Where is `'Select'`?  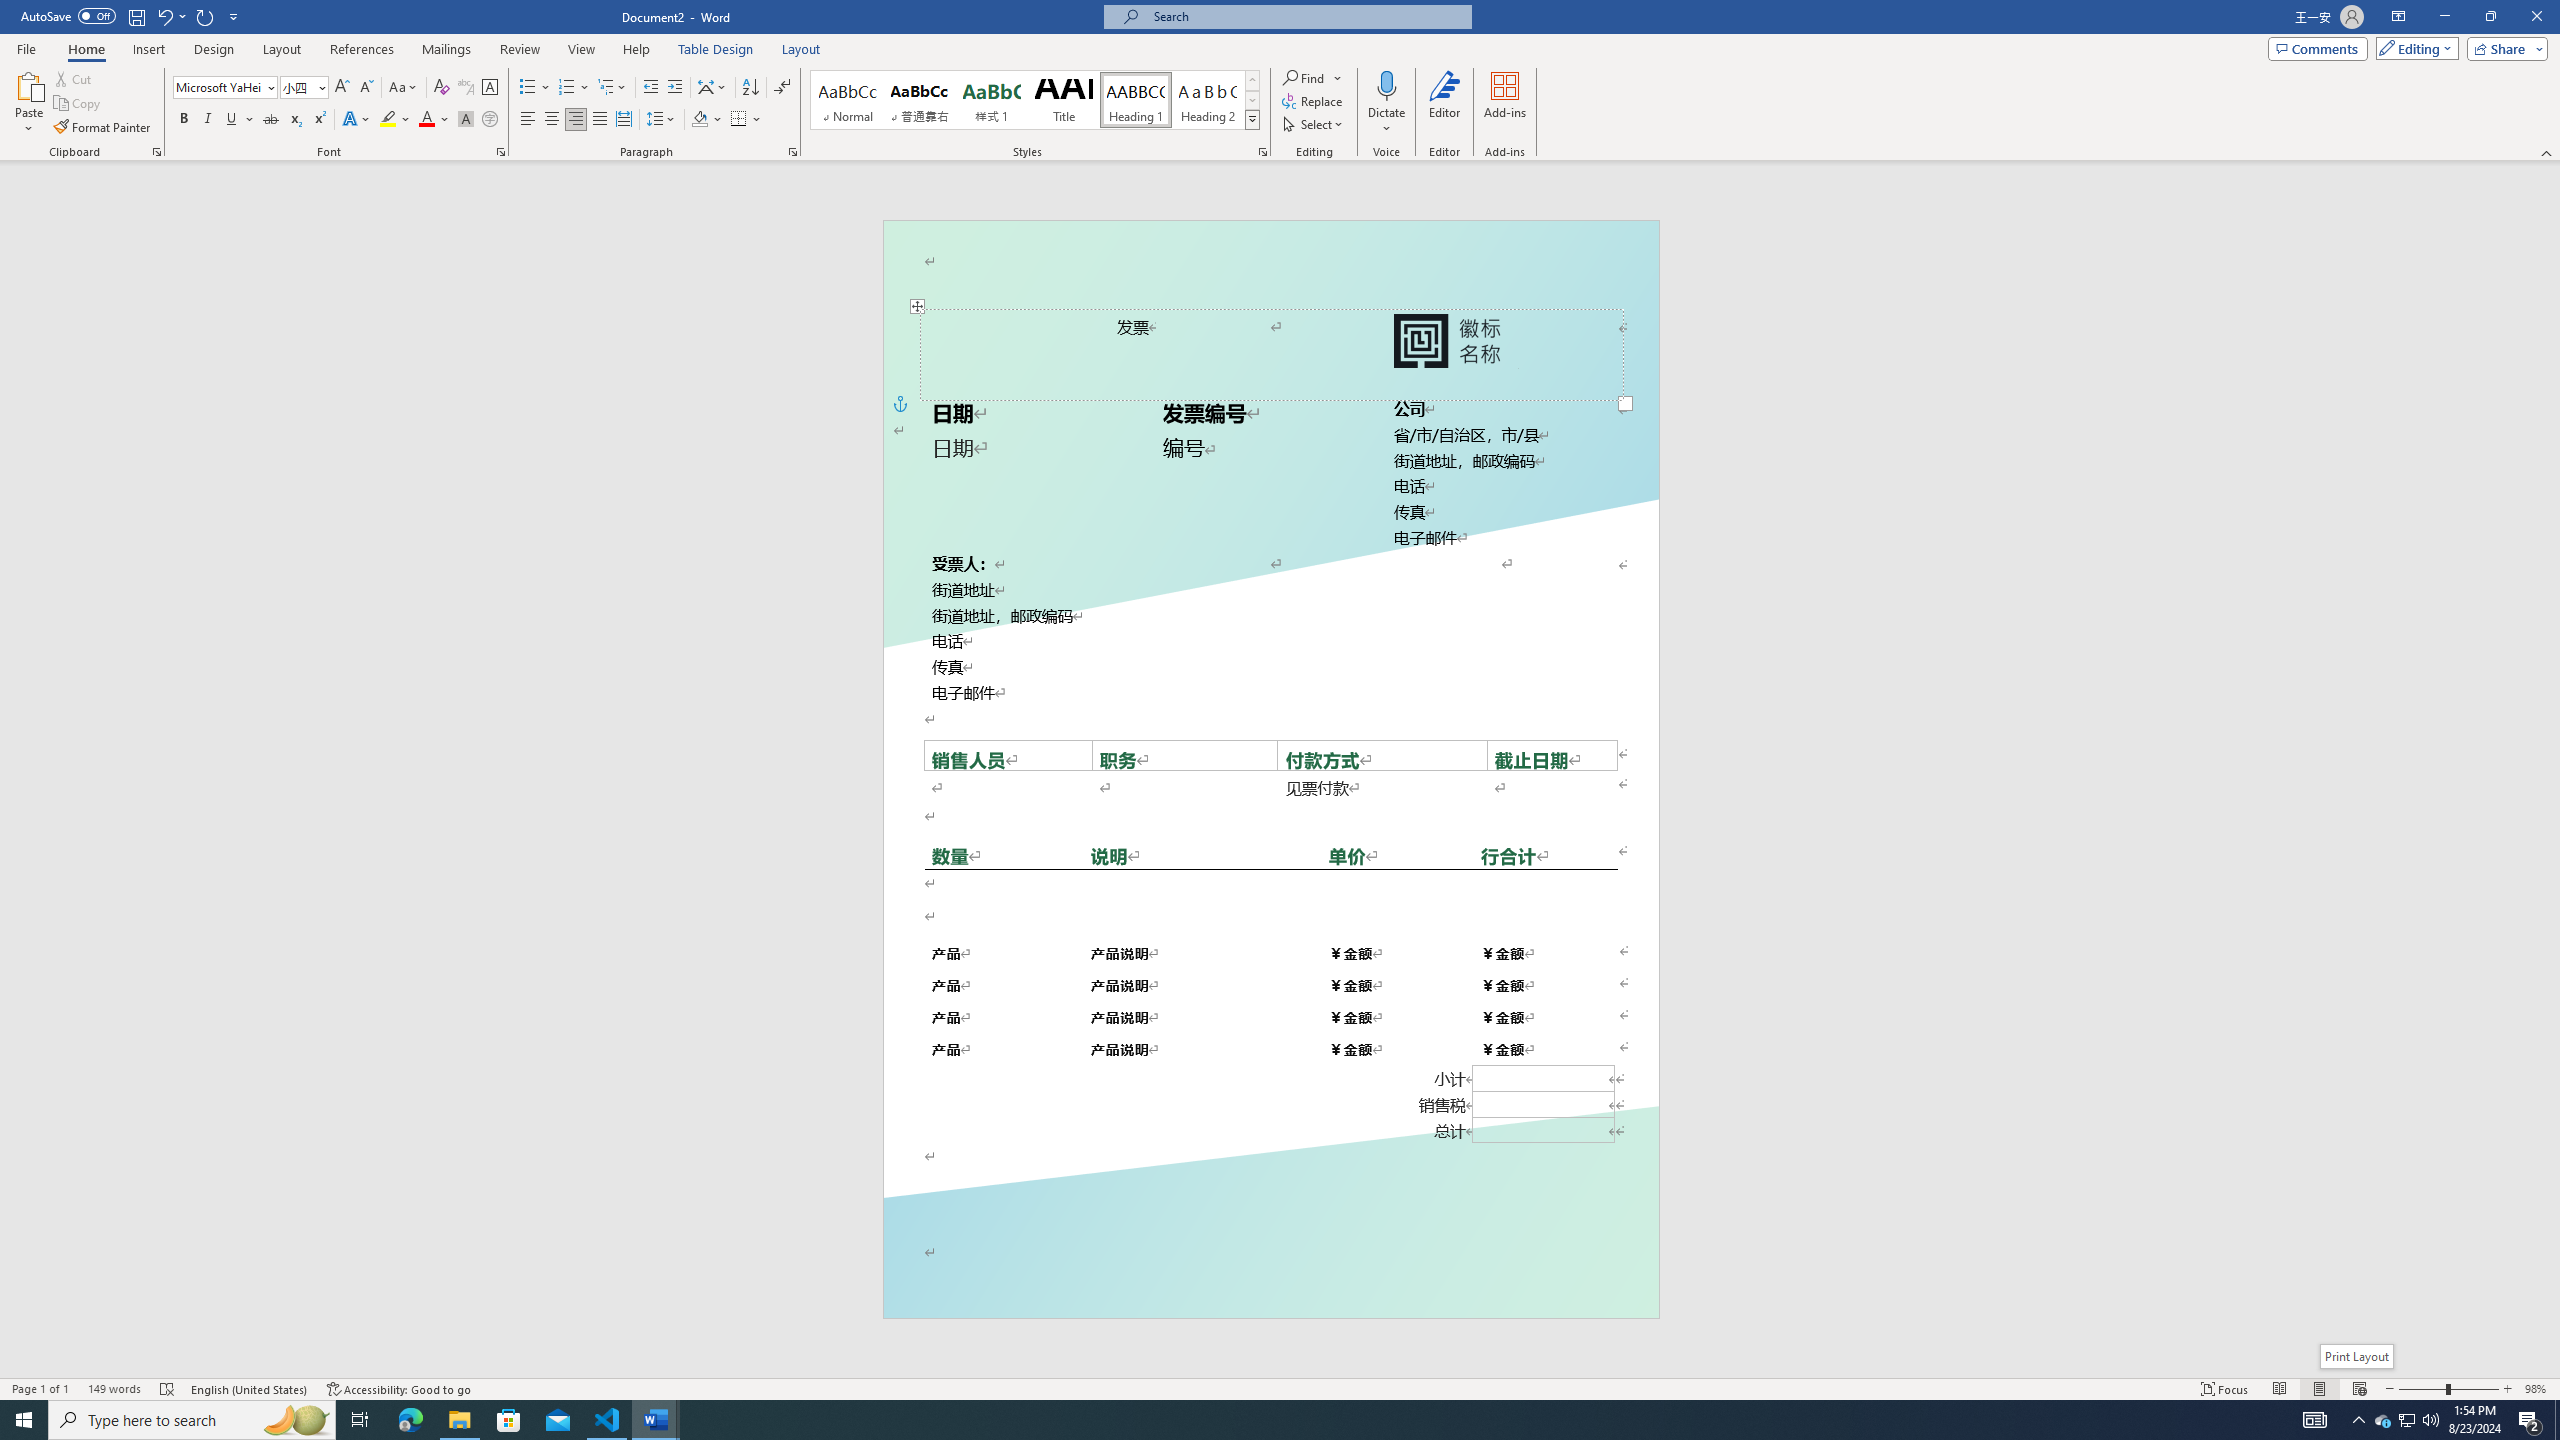 'Select' is located at coordinates (1313, 122).